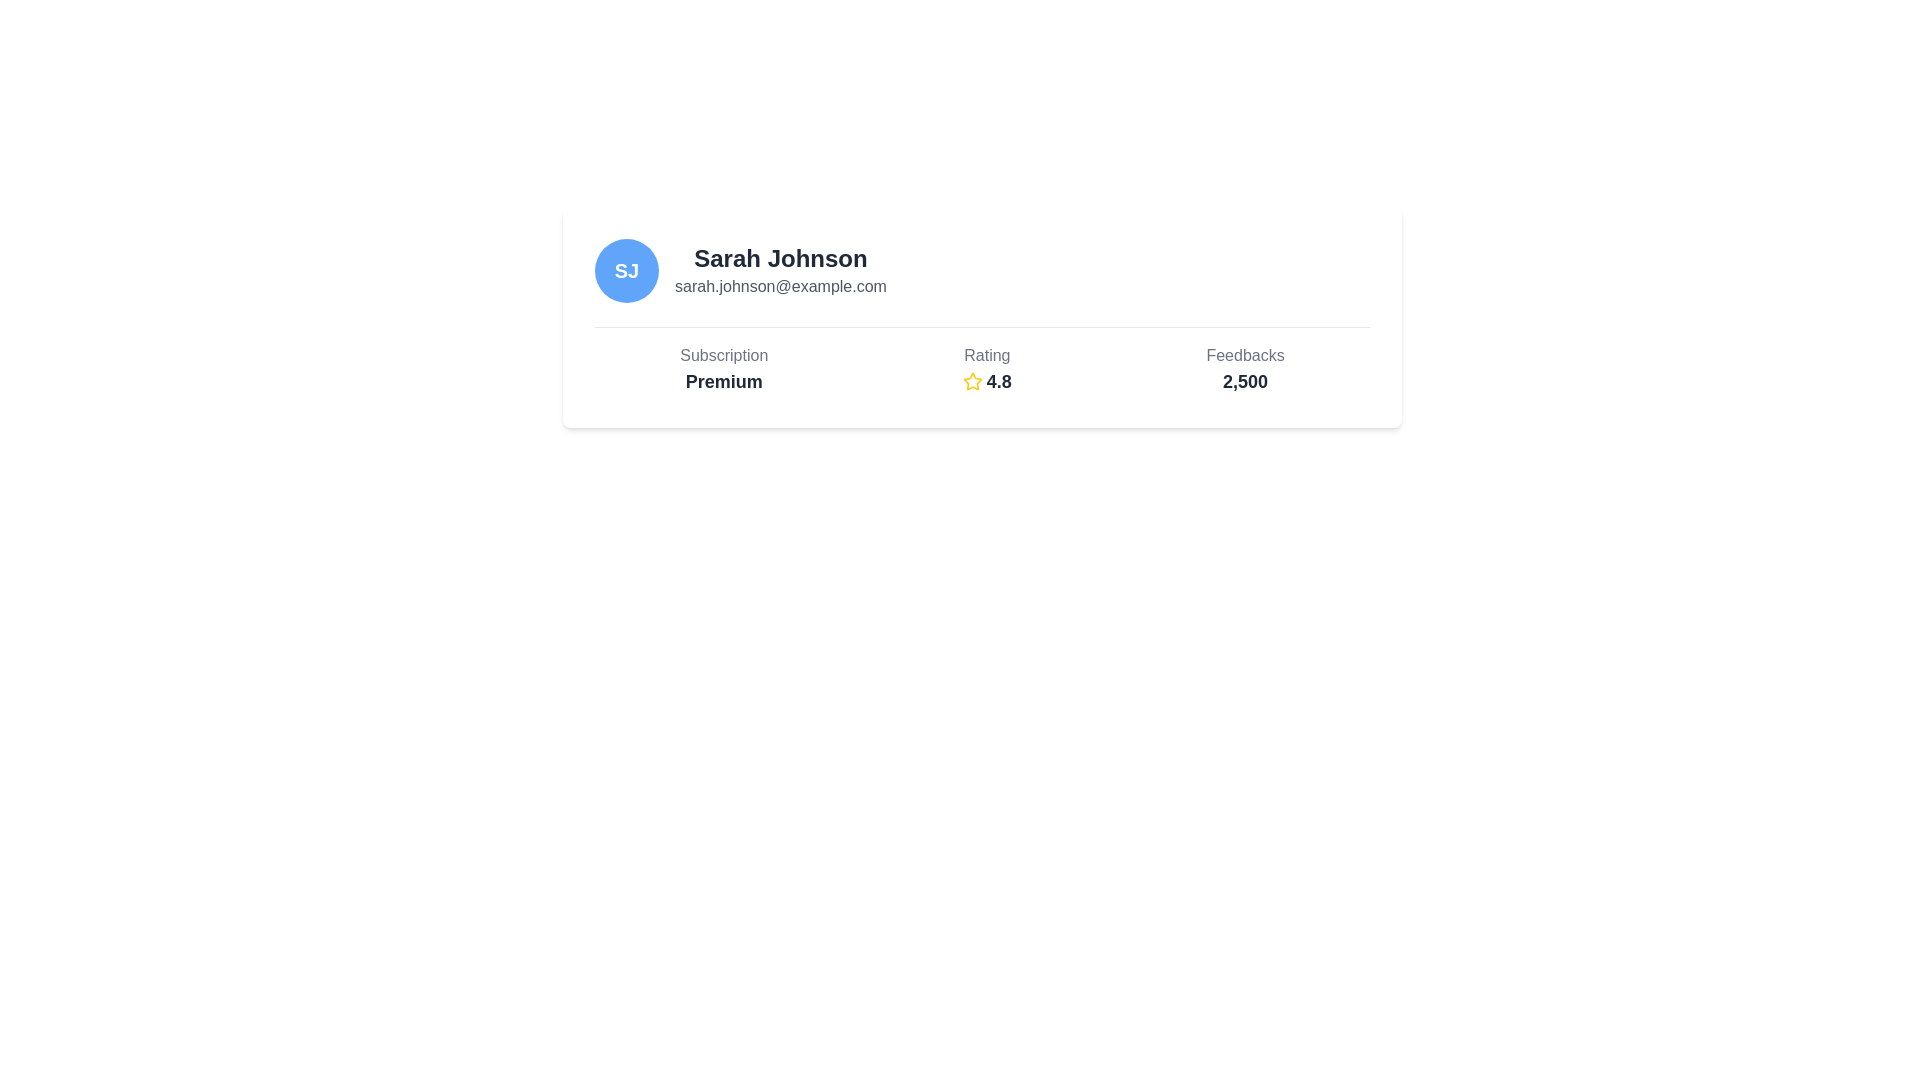 The image size is (1920, 1080). Describe the element at coordinates (1244, 370) in the screenshot. I see `value displayed in the static Text Display that shows the total number of feedbacks received, located in the rightmost section of the layout` at that location.